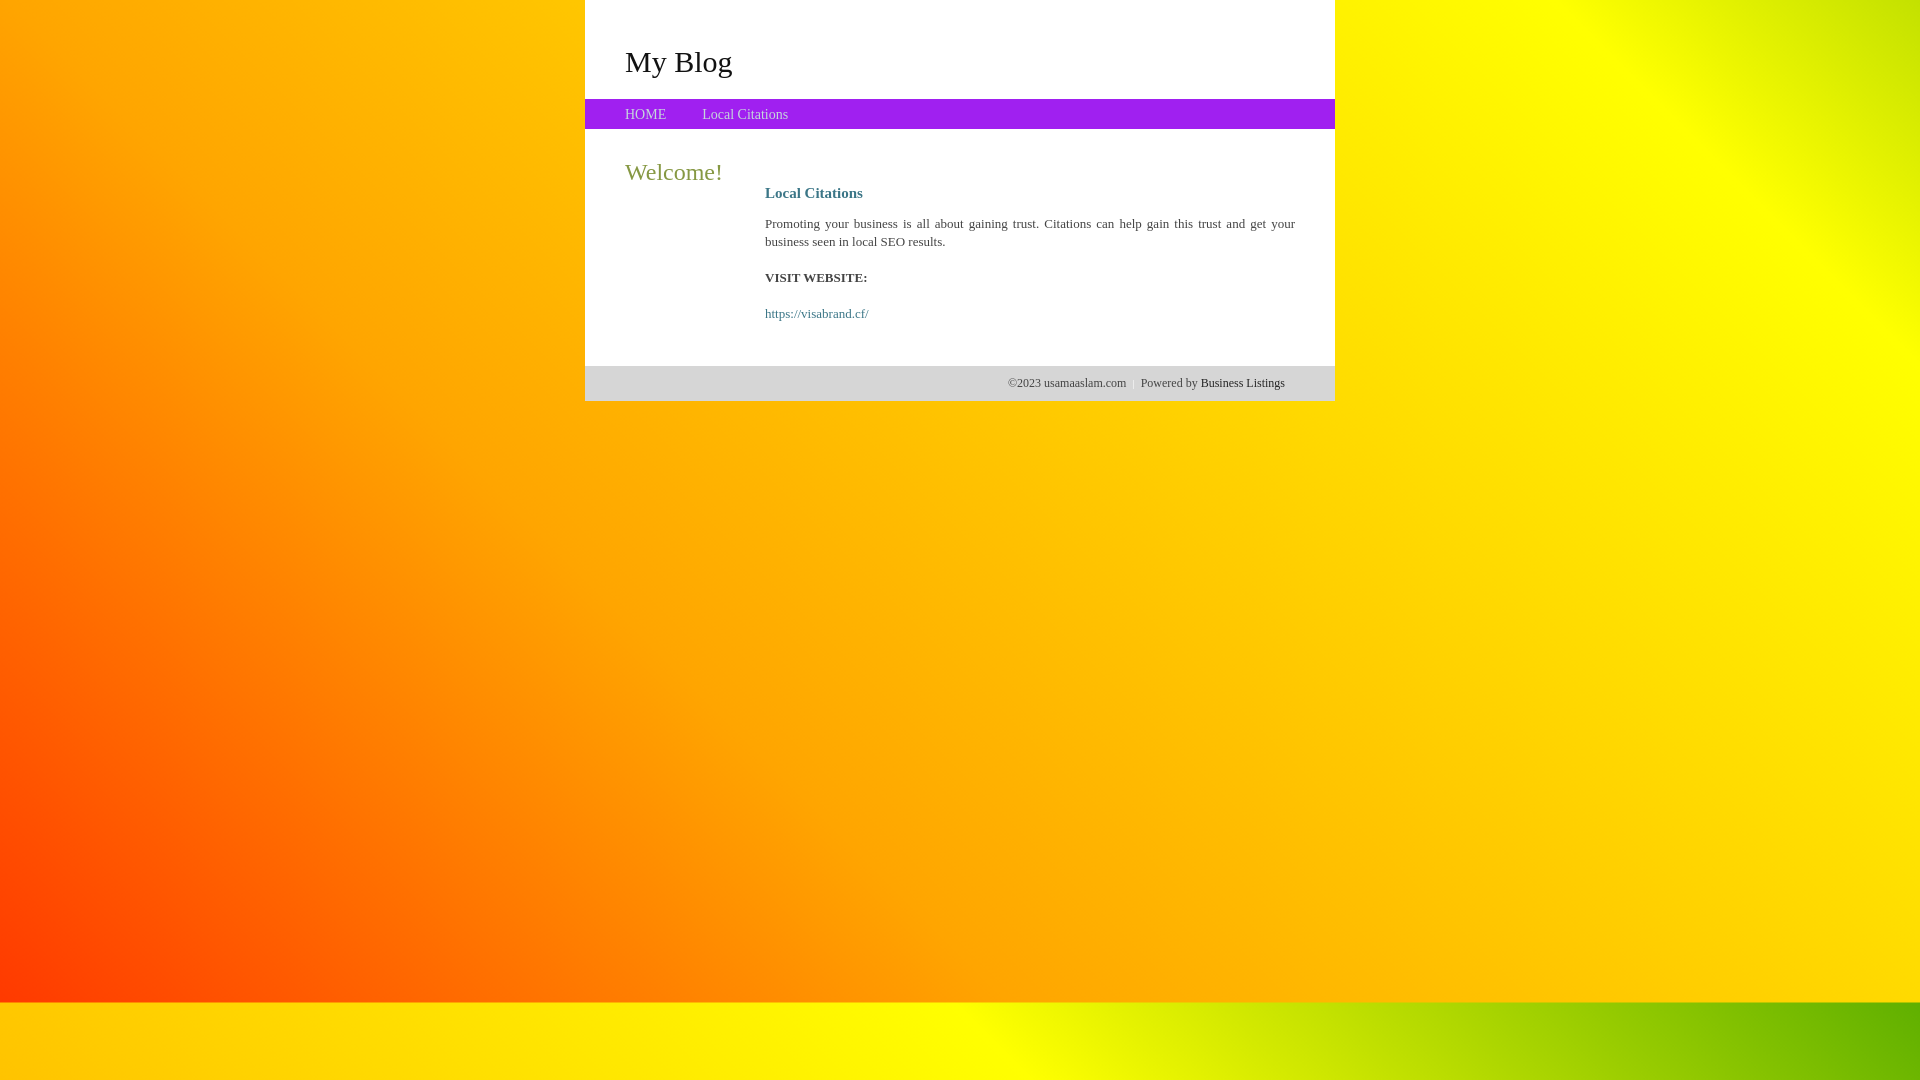 The width and height of the screenshot is (1920, 1080). What do you see at coordinates (701, 114) in the screenshot?
I see `'Local Citations'` at bounding box center [701, 114].